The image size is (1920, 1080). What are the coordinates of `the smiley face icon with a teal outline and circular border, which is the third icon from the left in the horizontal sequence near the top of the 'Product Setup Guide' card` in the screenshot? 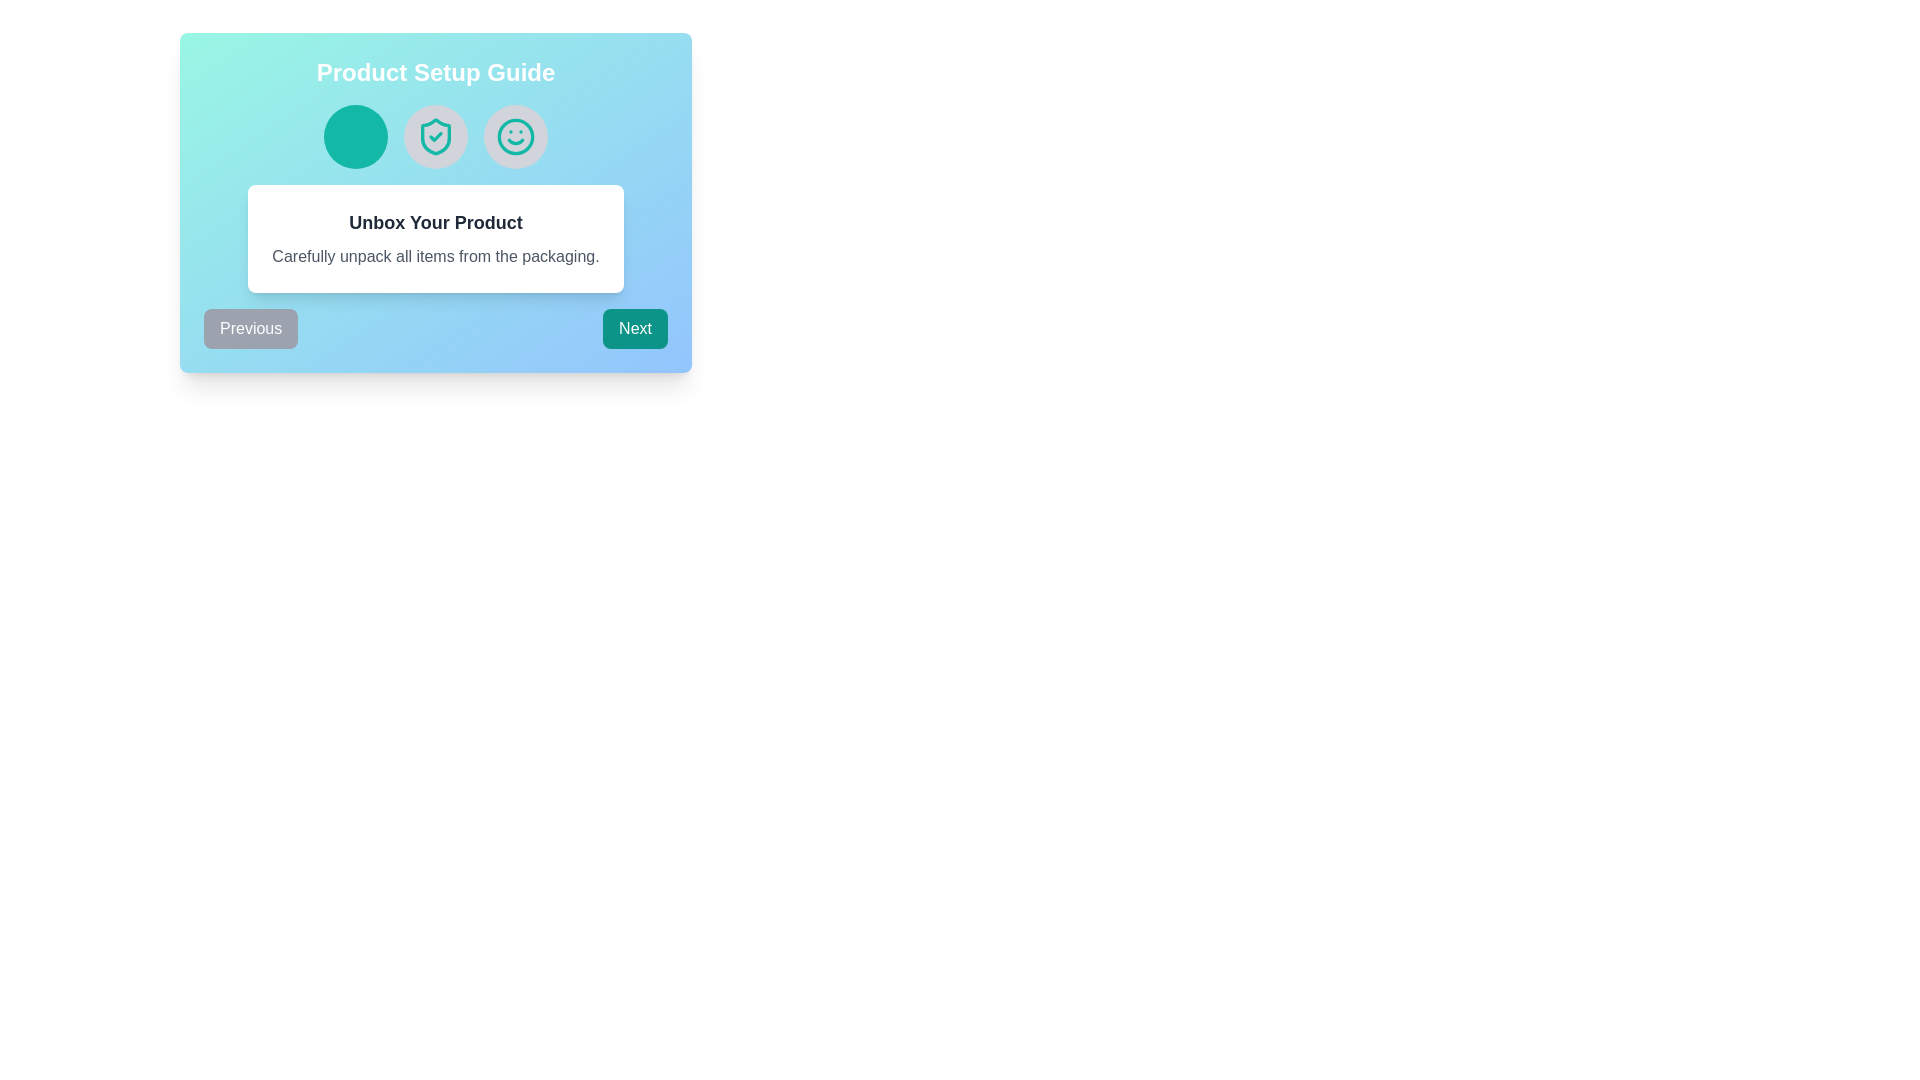 It's located at (515, 136).